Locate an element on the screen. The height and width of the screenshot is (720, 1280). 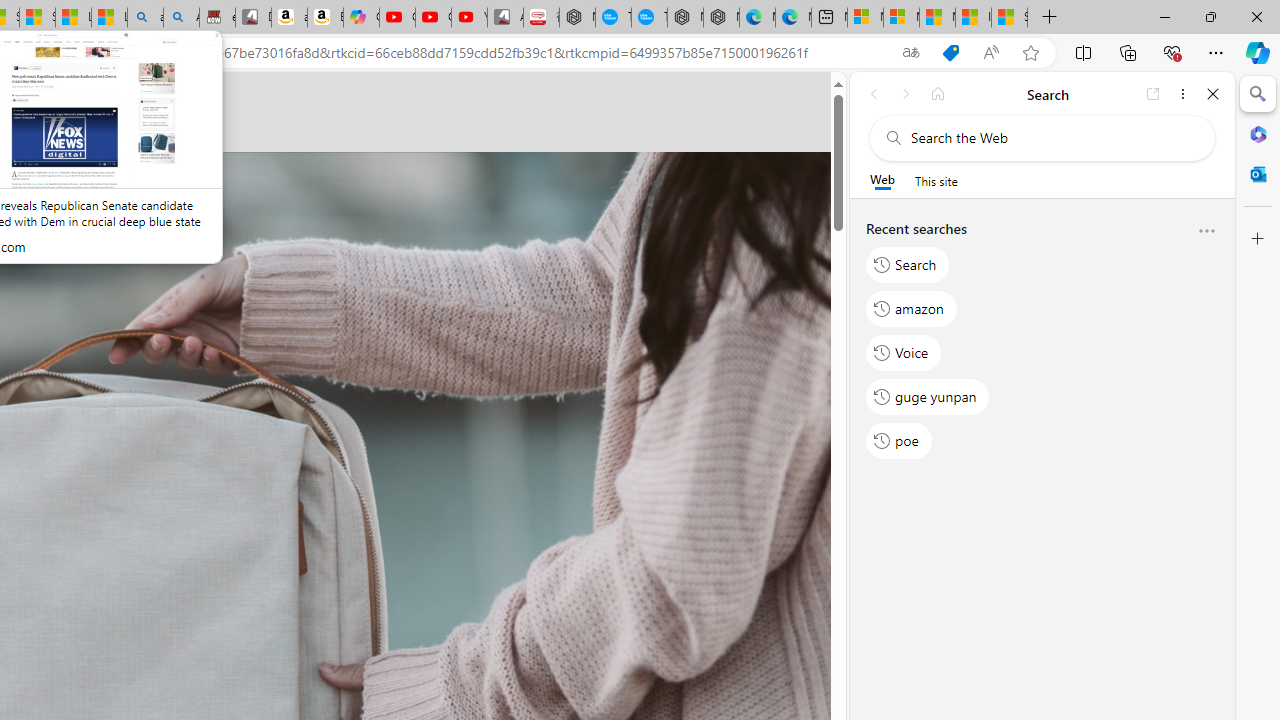
'Amazon Echo Dot PNG - Search Images' is located at coordinates (181, 17).